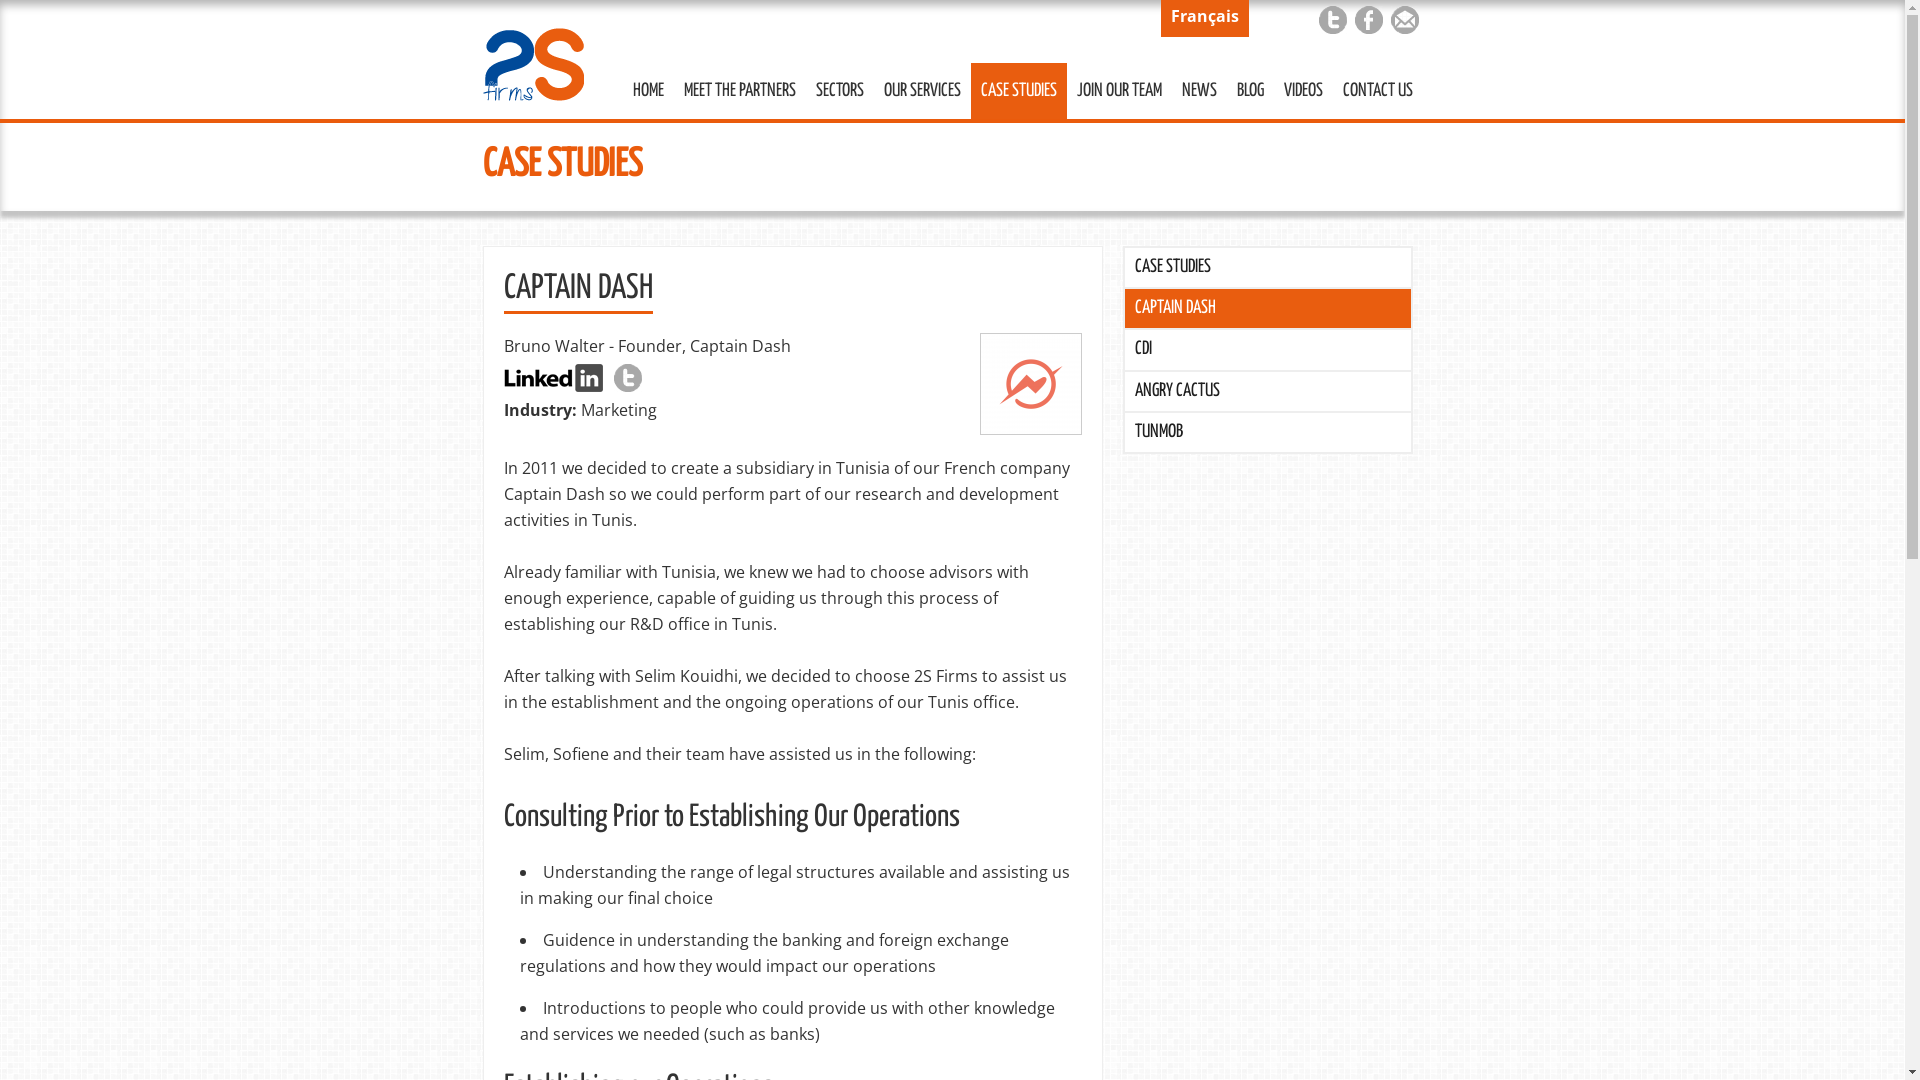 Image resolution: width=1920 pixels, height=1080 pixels. I want to click on 'TUNMOB', so click(1266, 431).